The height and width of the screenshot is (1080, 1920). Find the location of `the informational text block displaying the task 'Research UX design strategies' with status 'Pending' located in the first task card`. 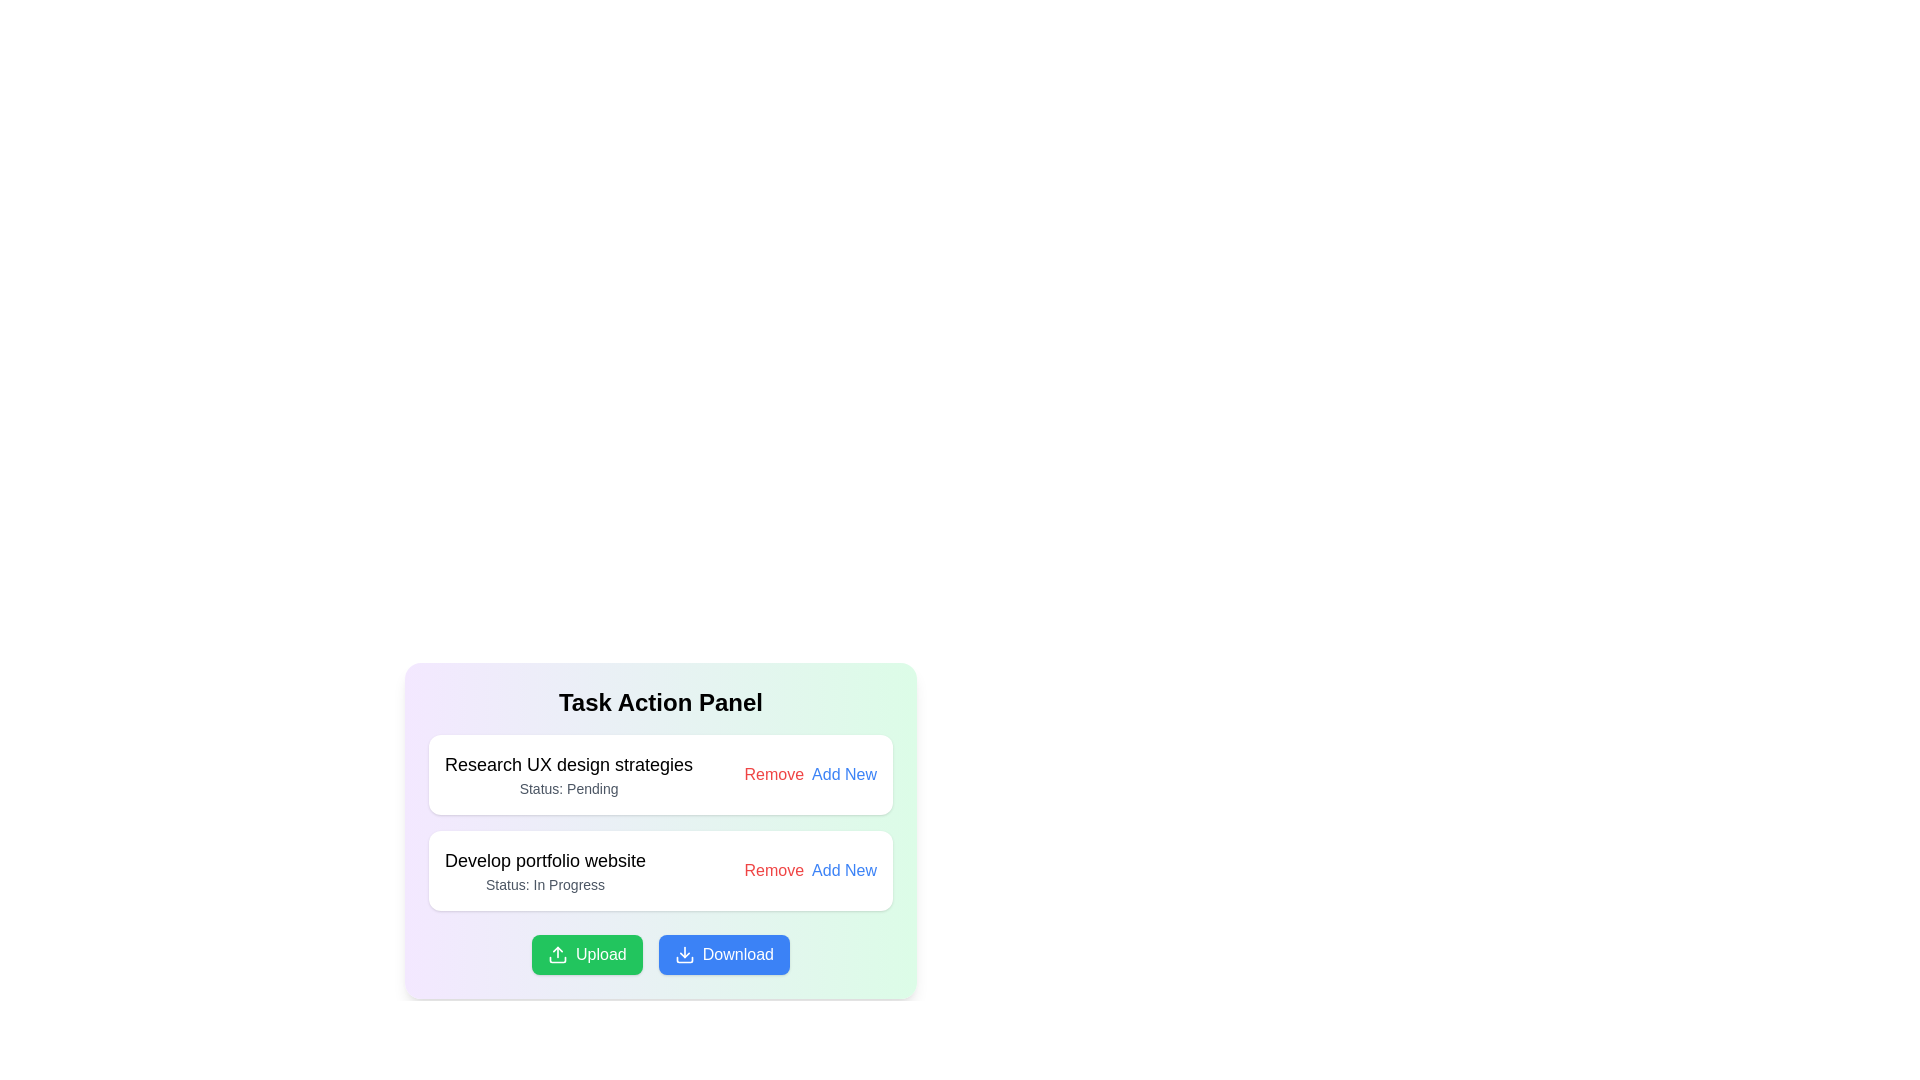

the informational text block displaying the task 'Research UX design strategies' with status 'Pending' located in the first task card is located at coordinates (568, 774).